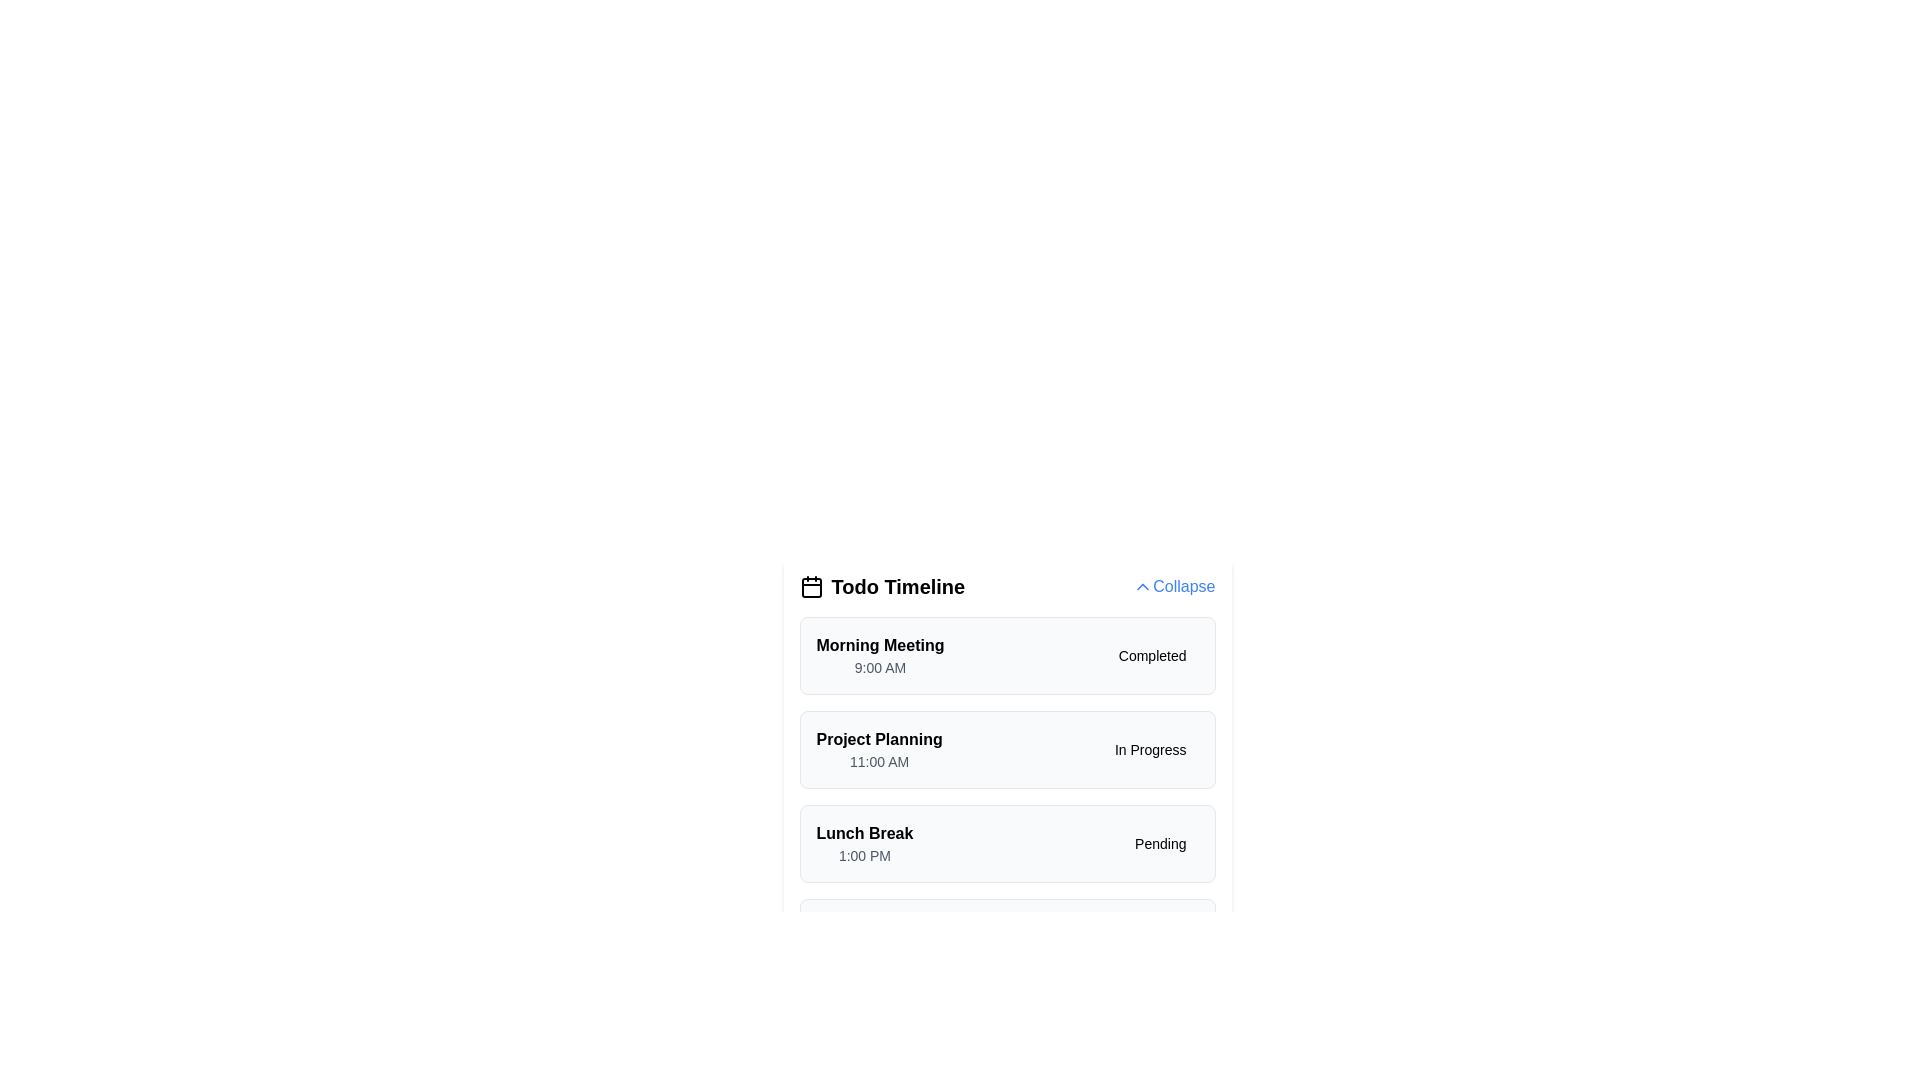  Describe the element at coordinates (879, 762) in the screenshot. I see `the text label displaying '11:00 AM' associated with the 'Project Planning' task in the timeline interface` at that location.